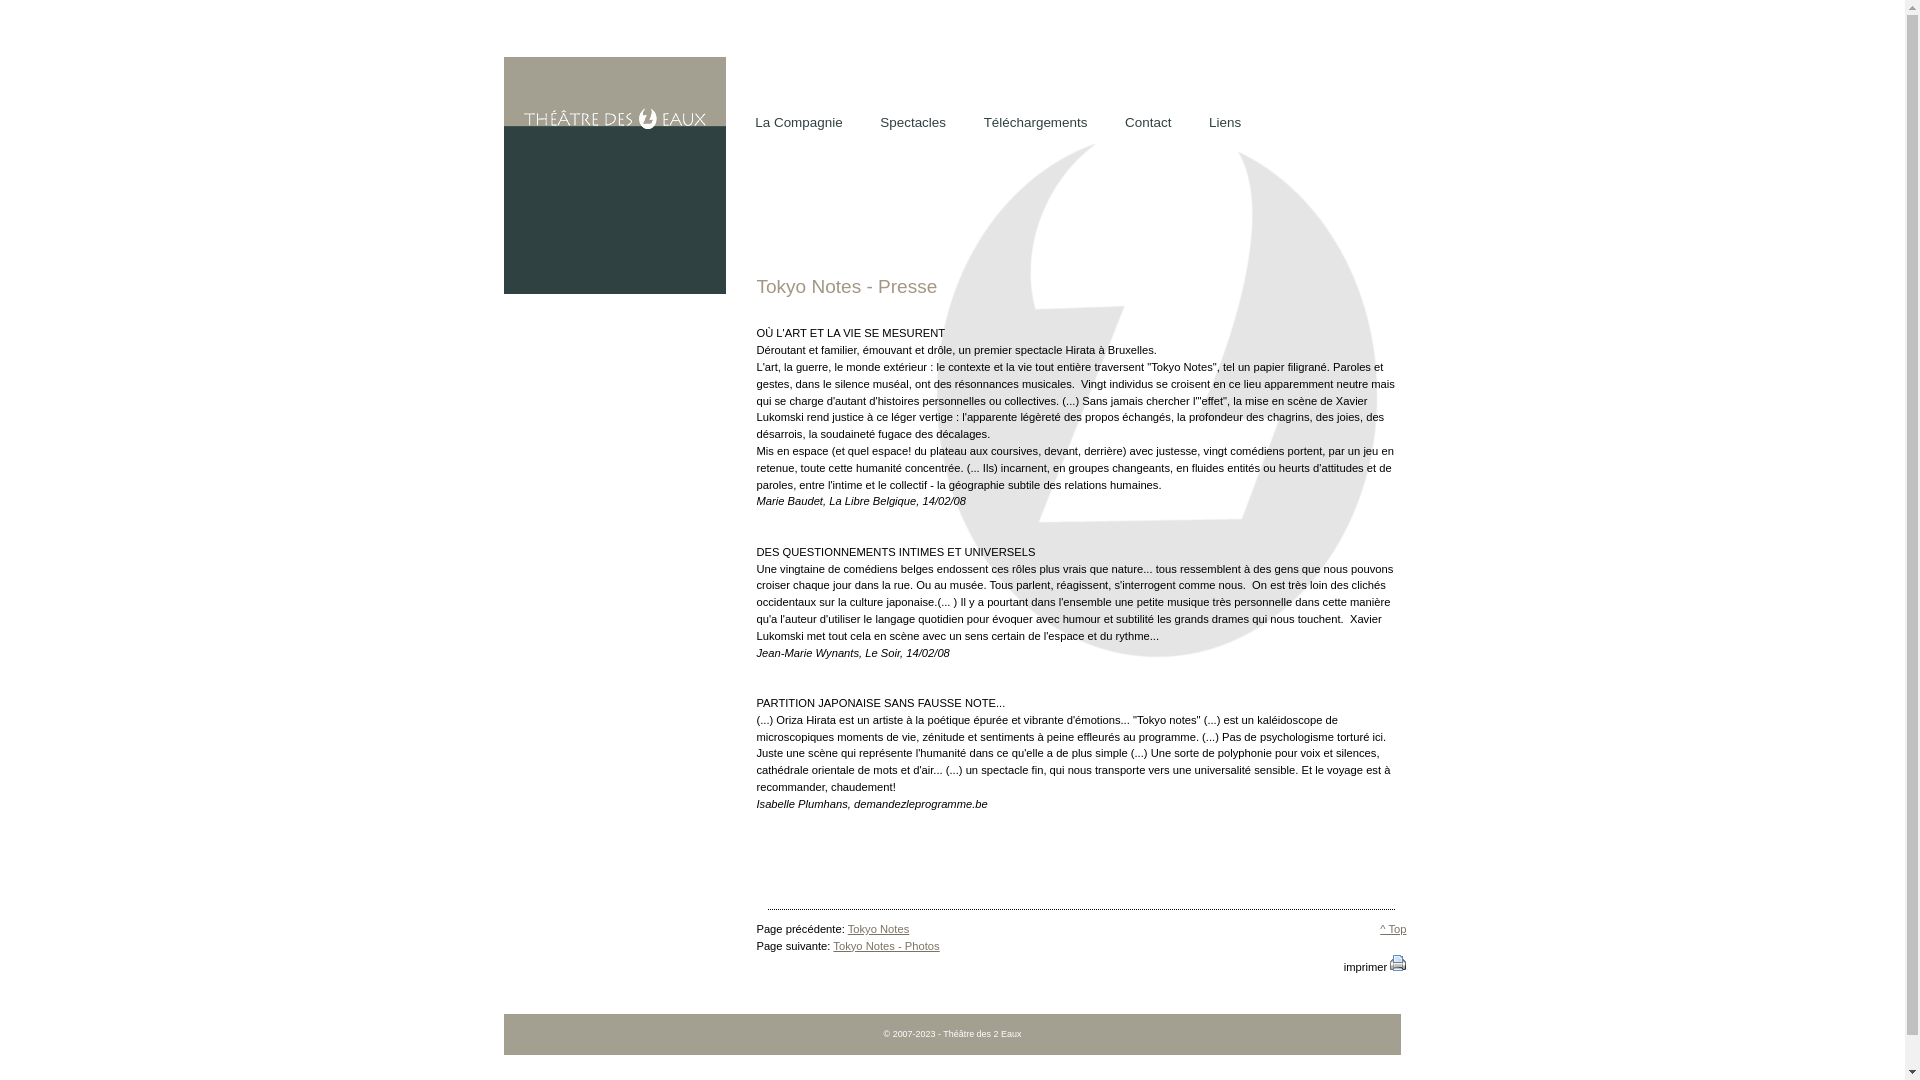  What do you see at coordinates (1223, 123) in the screenshot?
I see `'Liens'` at bounding box center [1223, 123].